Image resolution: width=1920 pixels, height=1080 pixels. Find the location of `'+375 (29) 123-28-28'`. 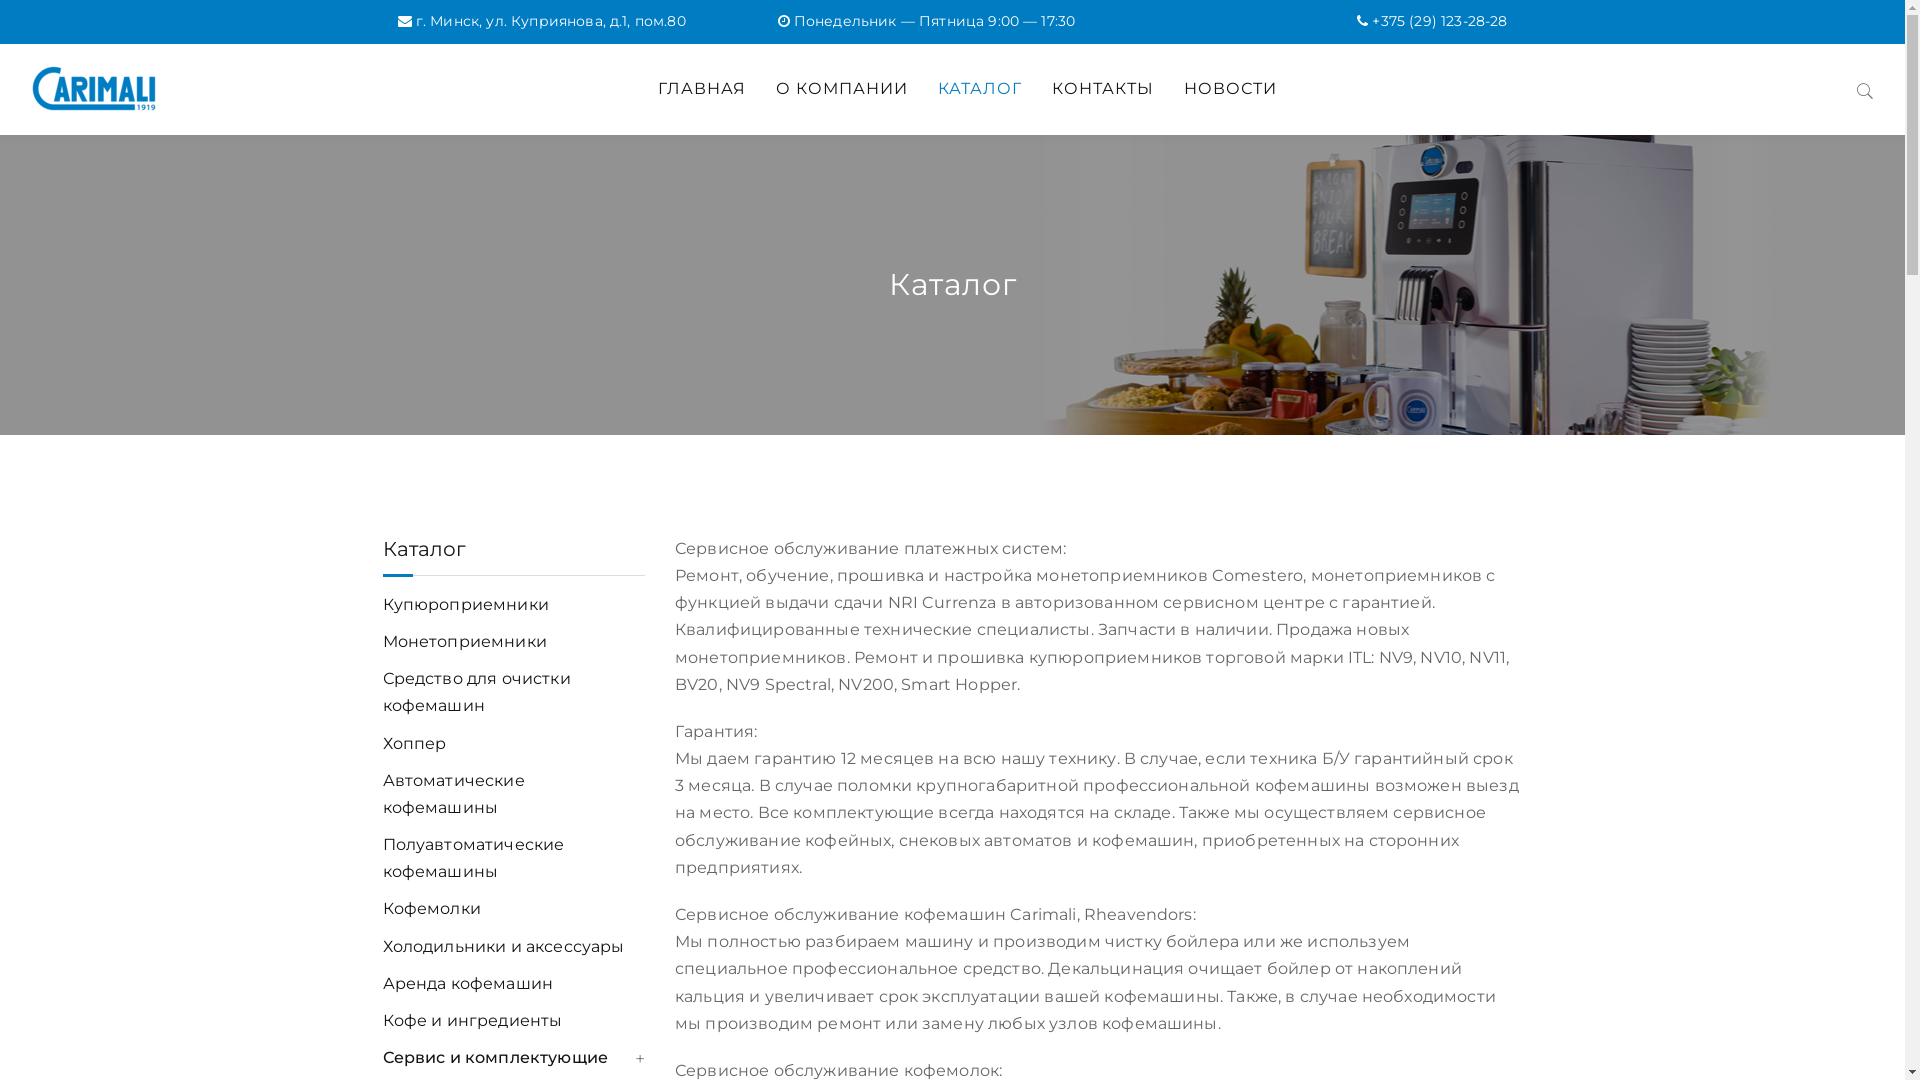

'+375 (29) 123-28-28' is located at coordinates (1438, 20).